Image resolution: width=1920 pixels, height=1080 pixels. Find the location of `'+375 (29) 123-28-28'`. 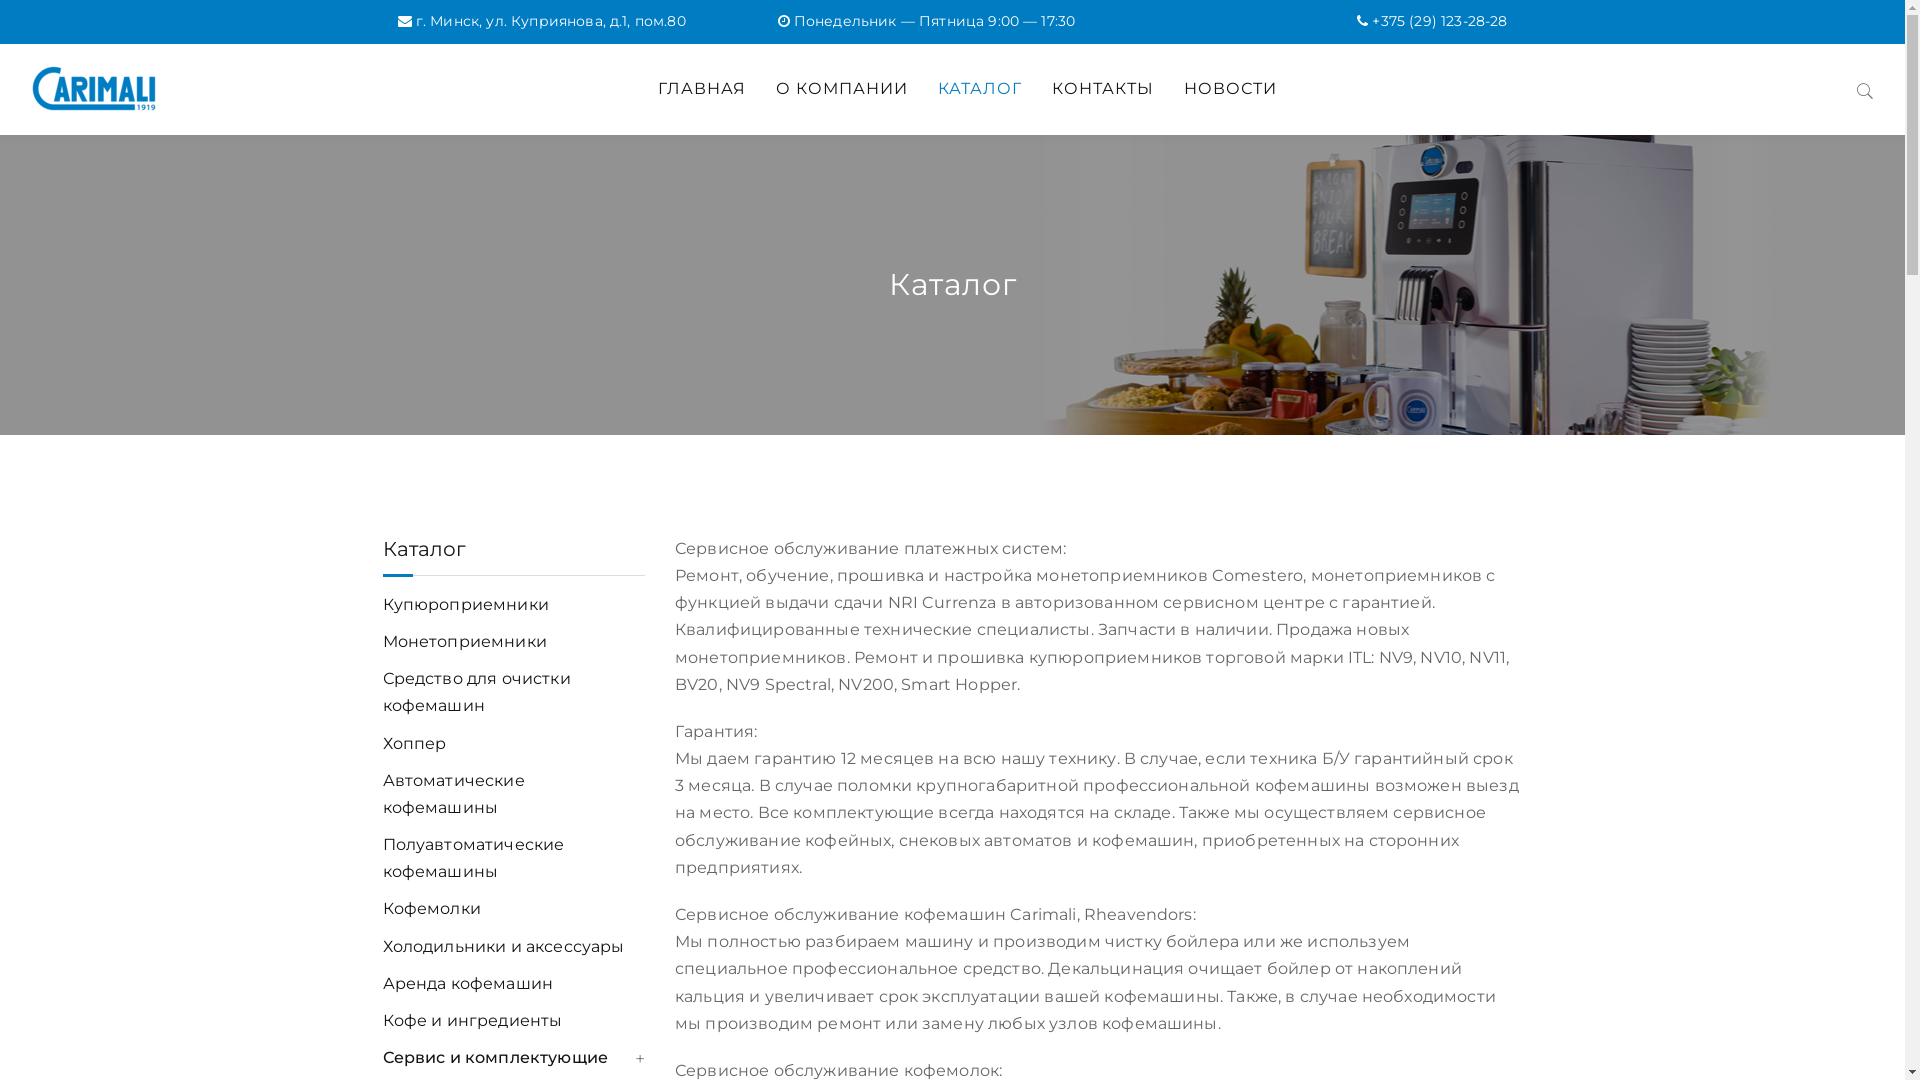

'+375 (29) 123-28-28' is located at coordinates (1438, 20).